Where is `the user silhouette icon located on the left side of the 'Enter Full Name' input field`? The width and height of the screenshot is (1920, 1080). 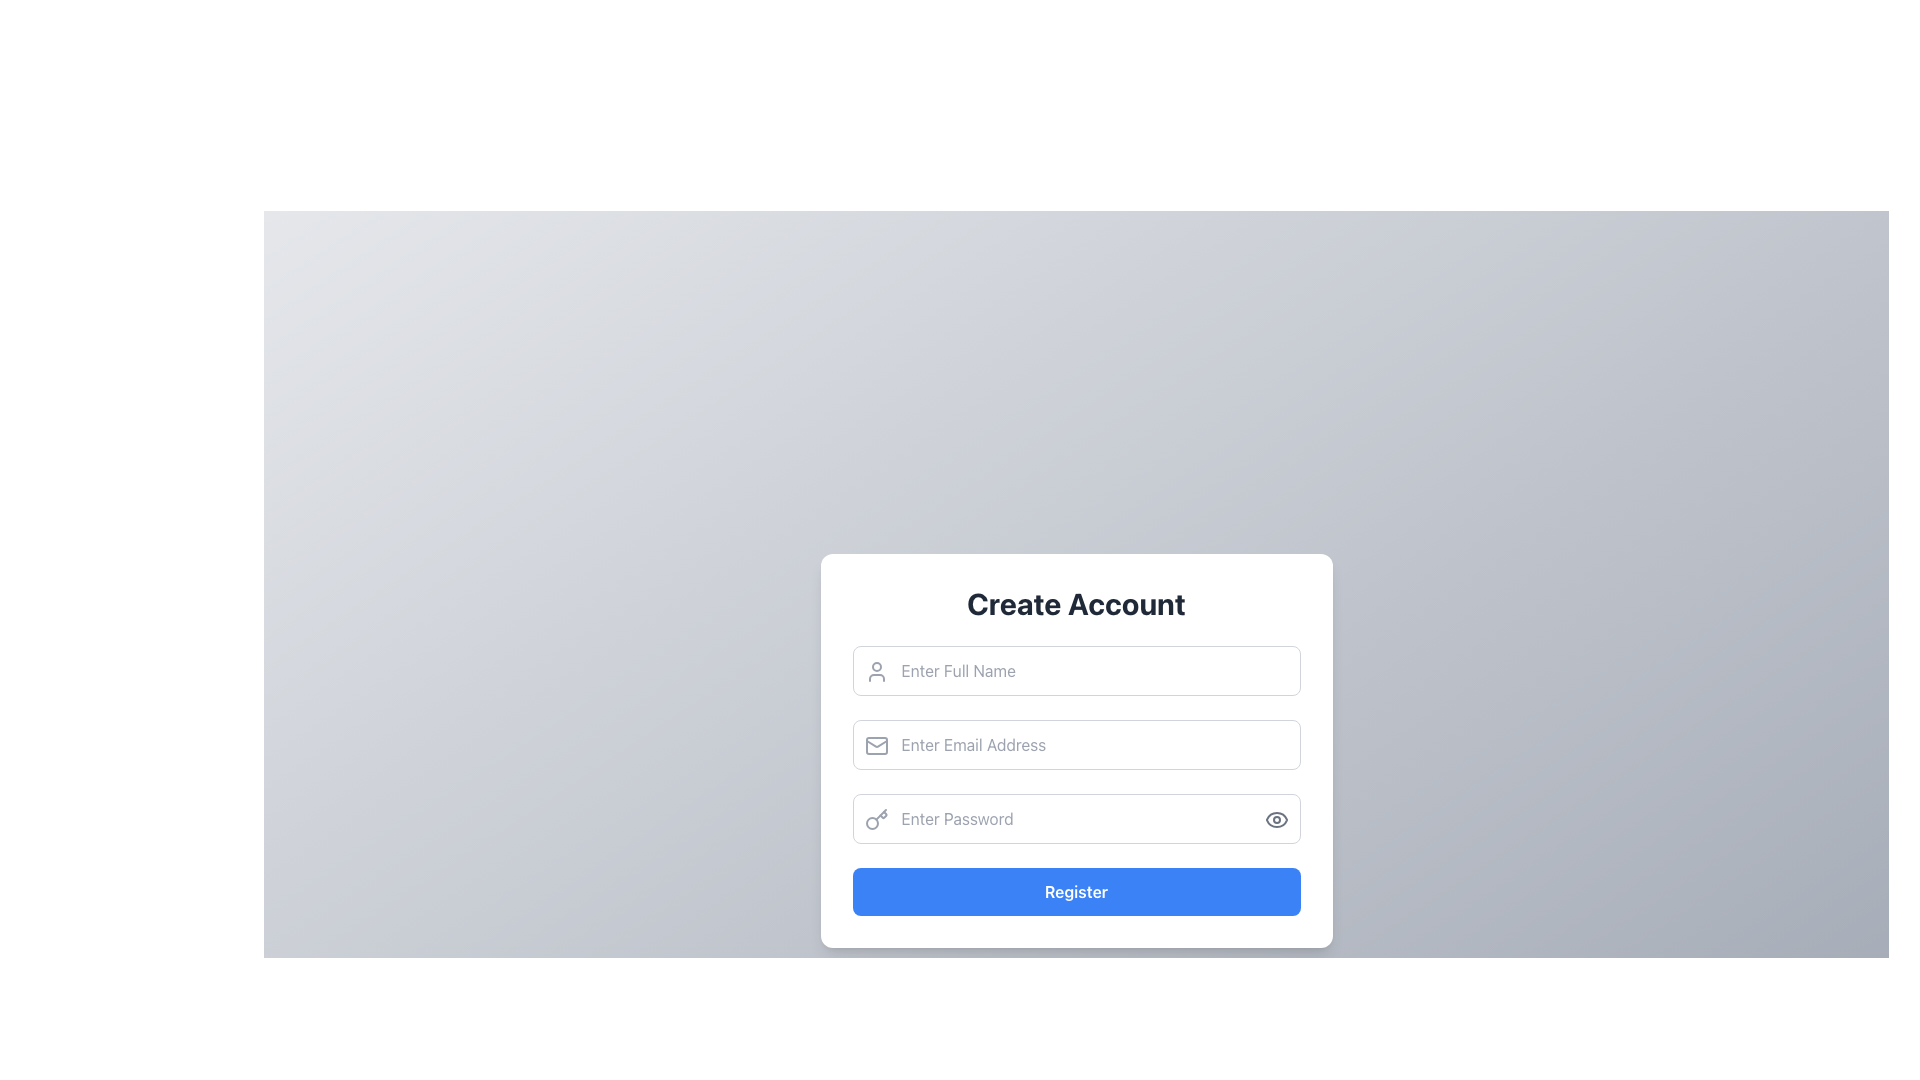
the user silhouette icon located on the left side of the 'Enter Full Name' input field is located at coordinates (876, 671).